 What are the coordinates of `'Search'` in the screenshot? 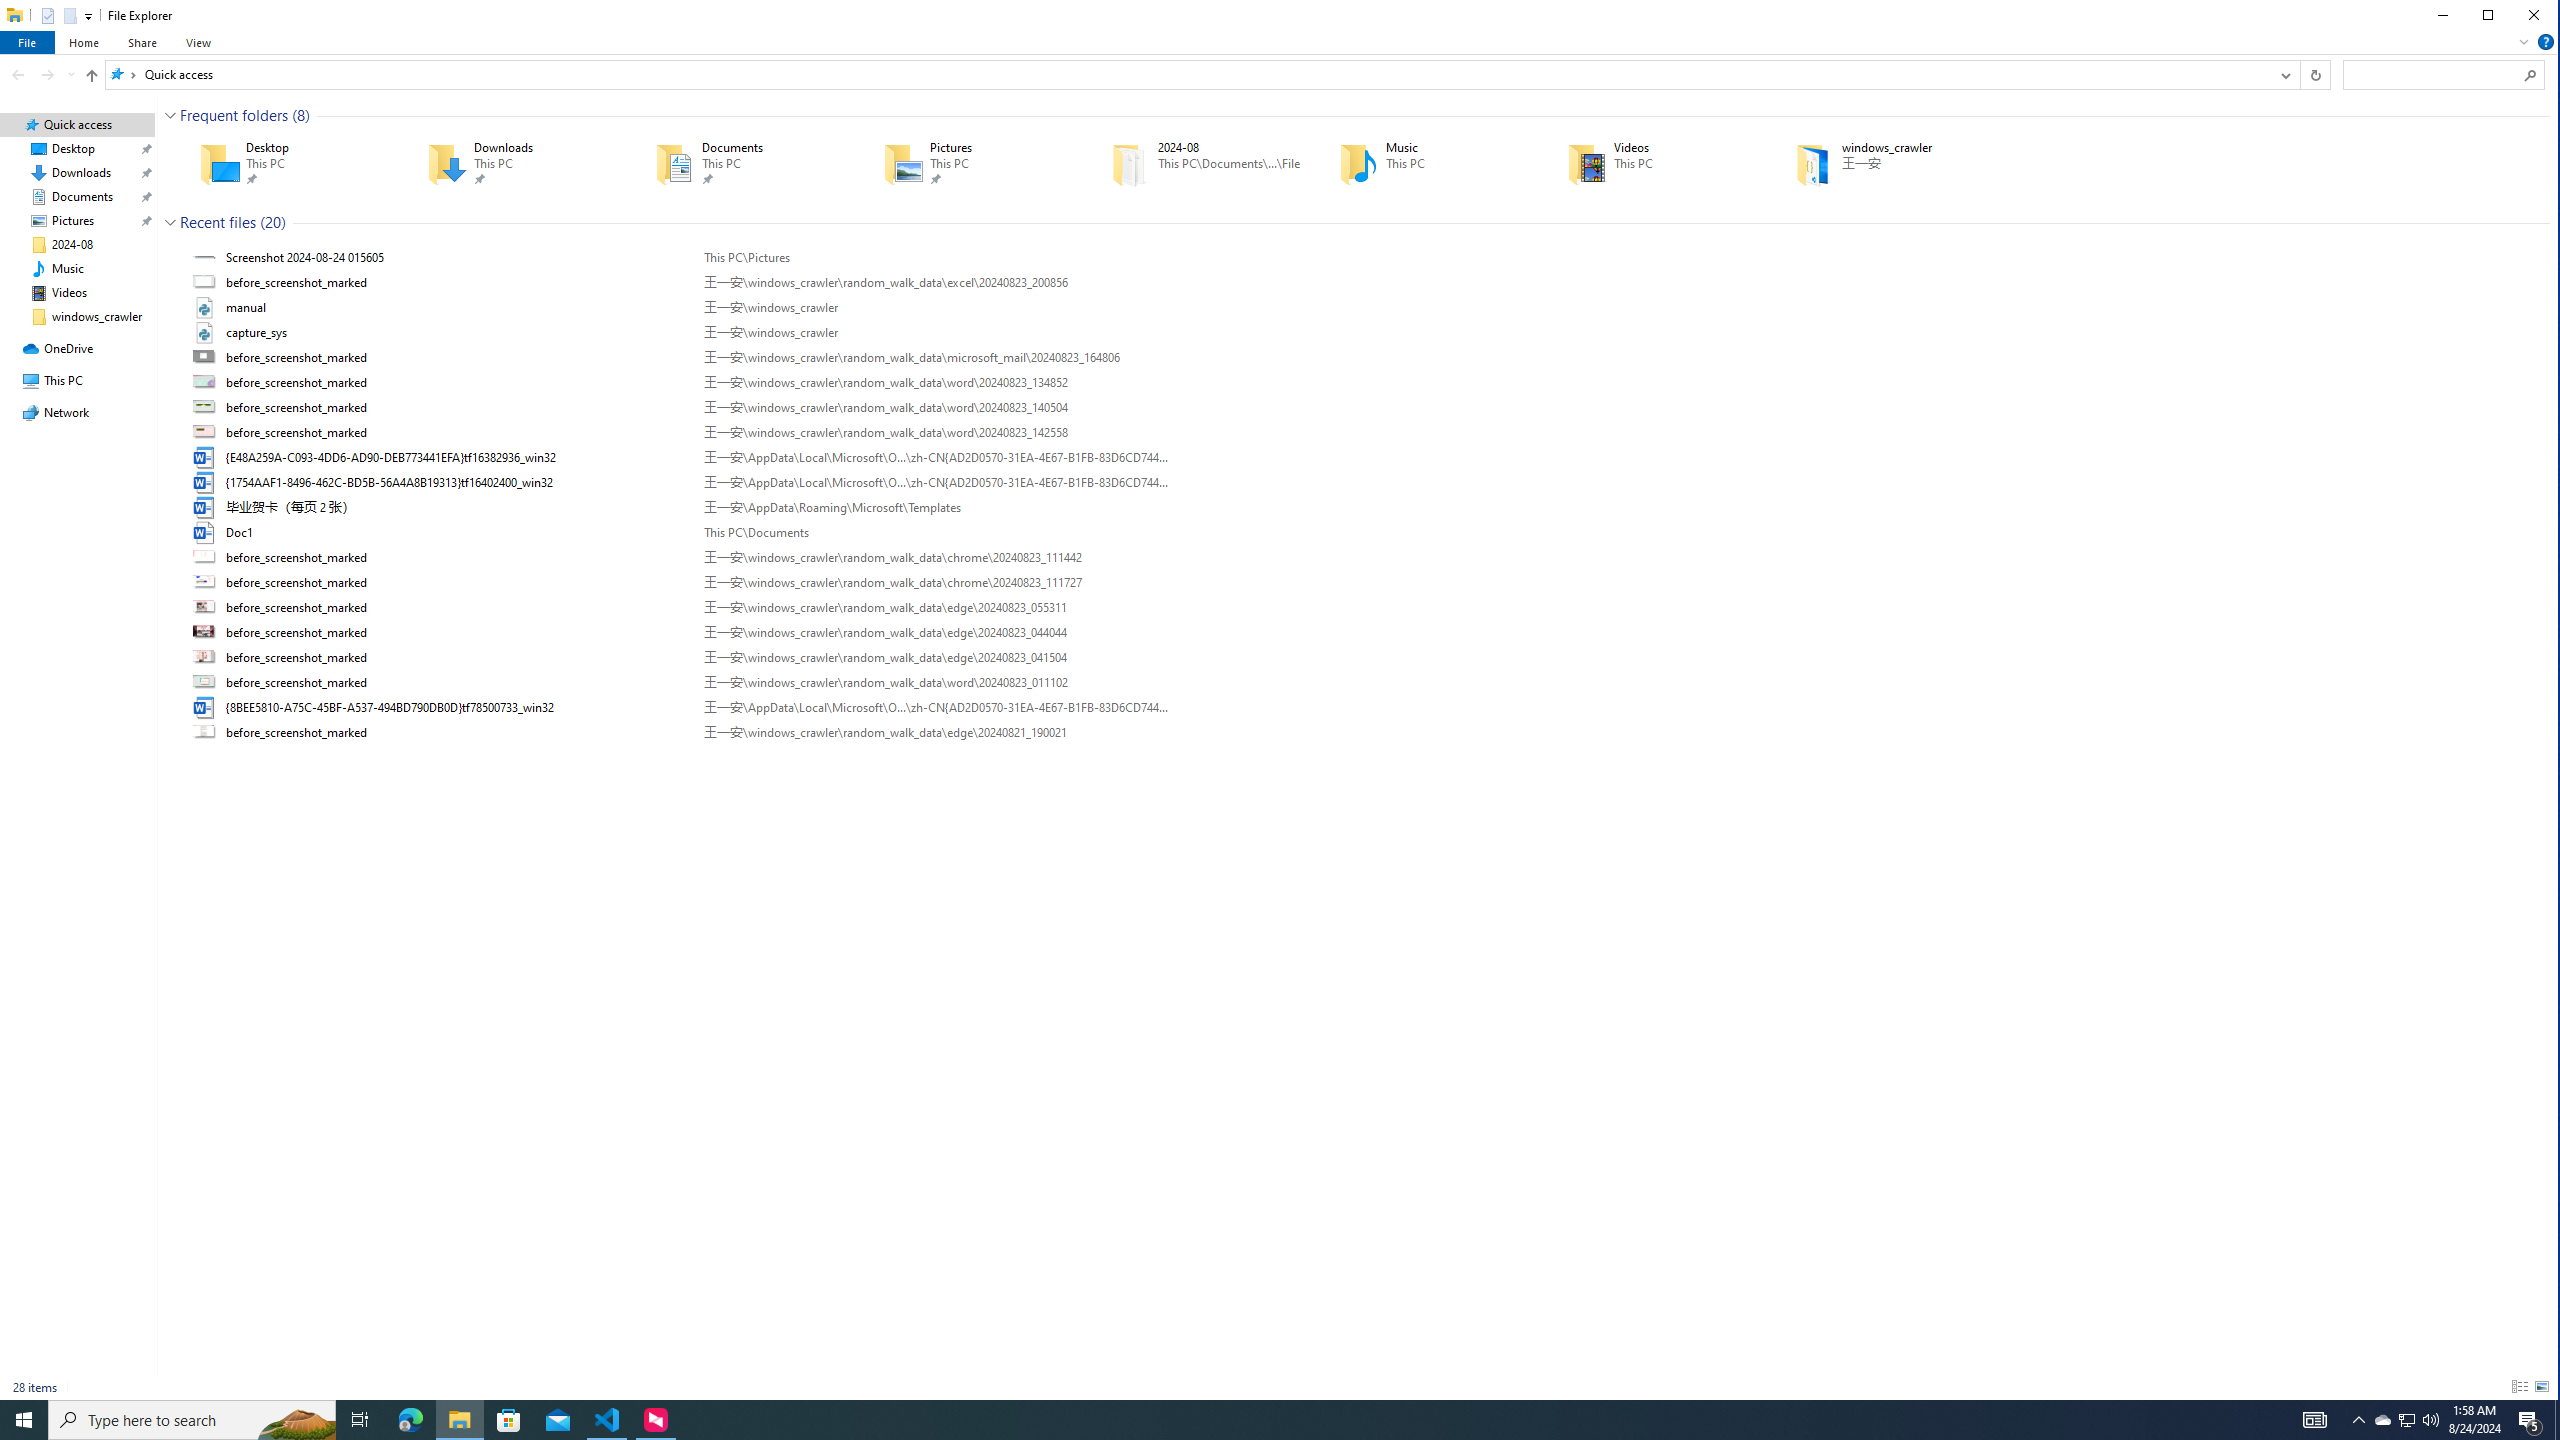 It's located at (2531, 73).